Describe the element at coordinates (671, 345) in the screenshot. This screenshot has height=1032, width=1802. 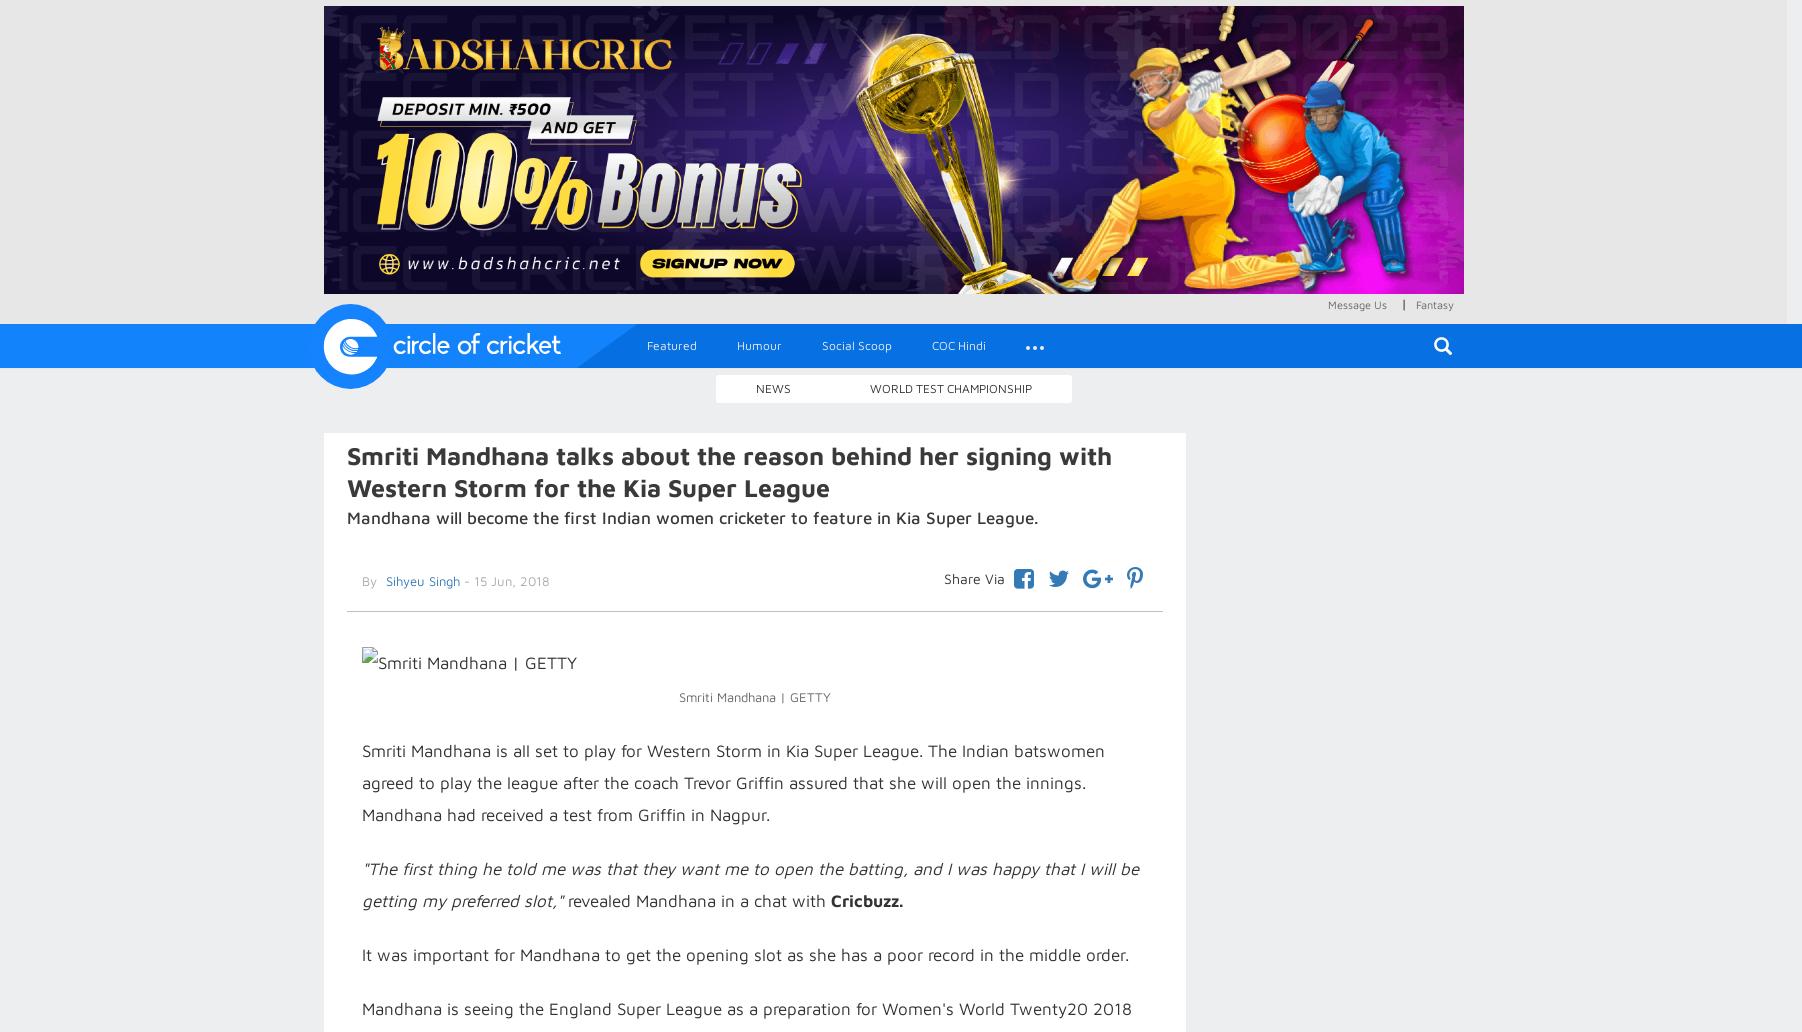
I see `'Featured'` at that location.